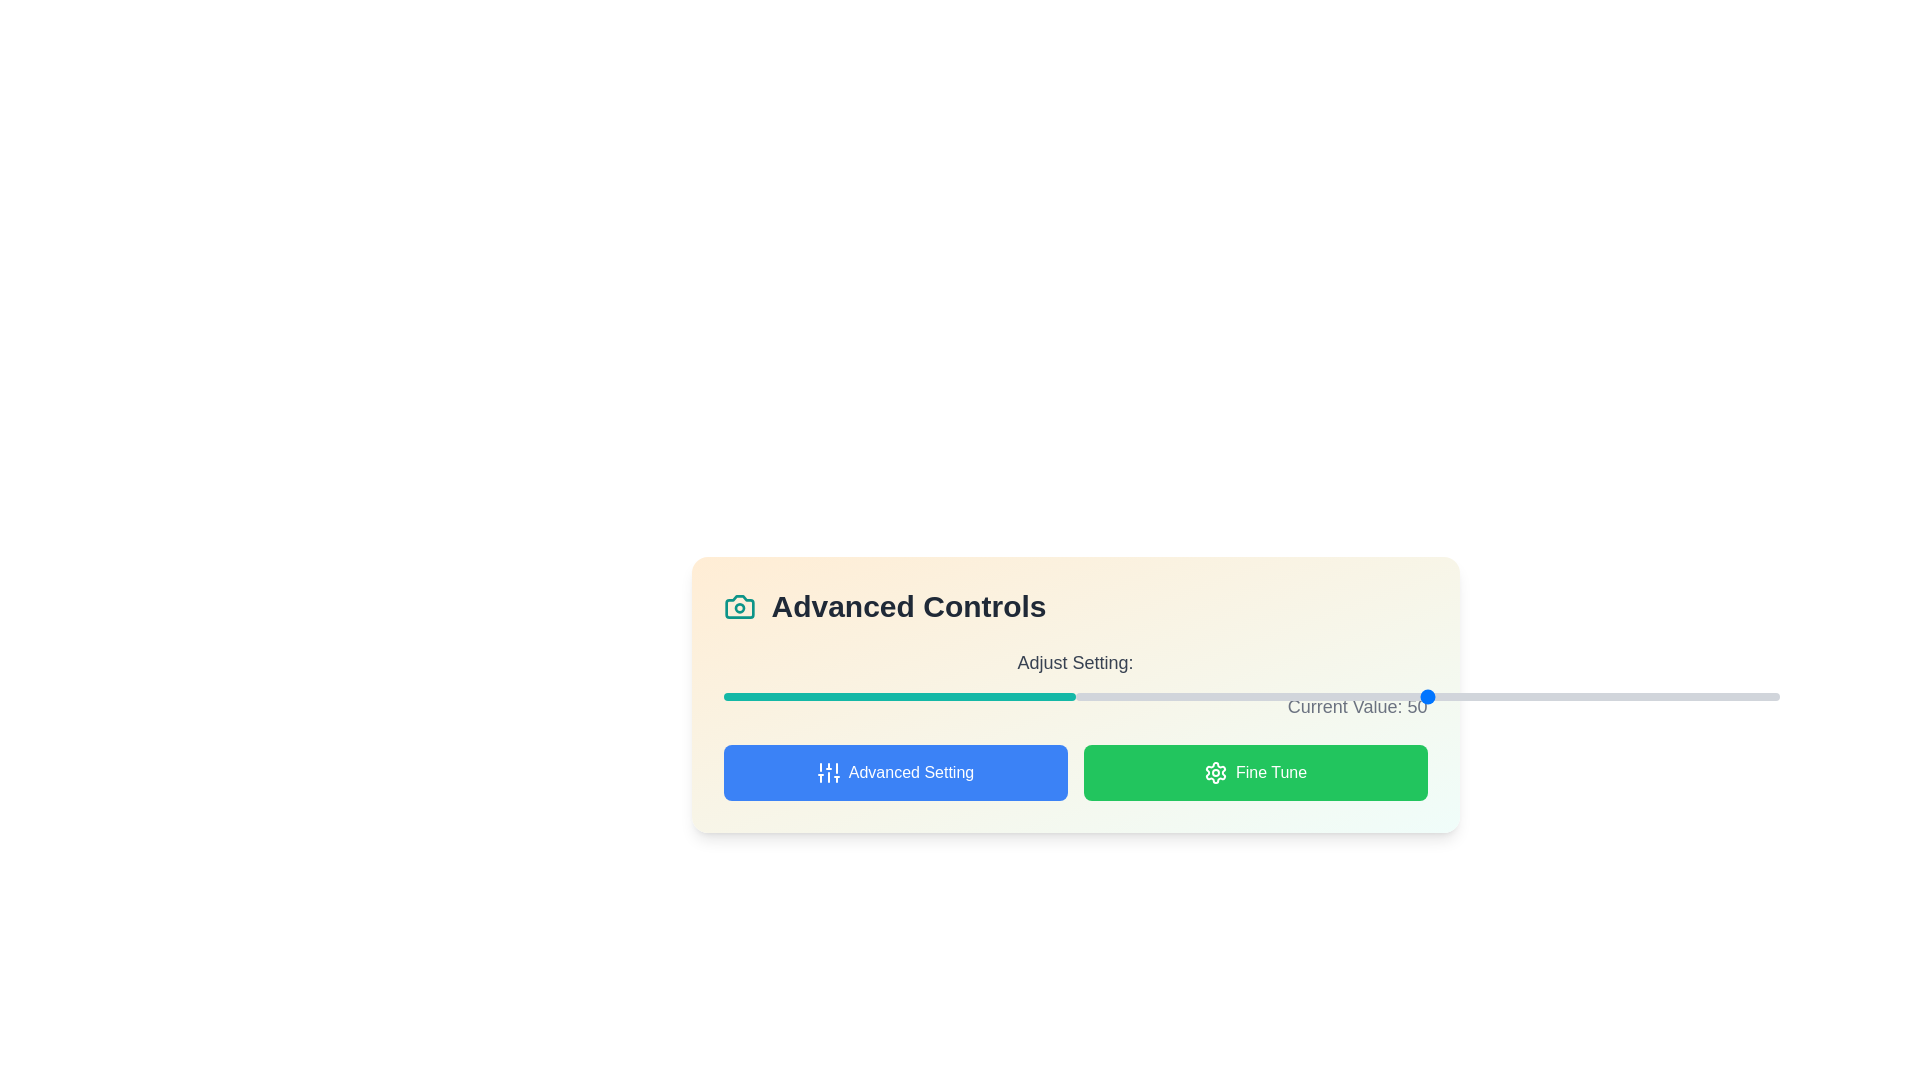 Image resolution: width=1920 pixels, height=1080 pixels. What do you see at coordinates (750, 692) in the screenshot?
I see `the slider` at bounding box center [750, 692].